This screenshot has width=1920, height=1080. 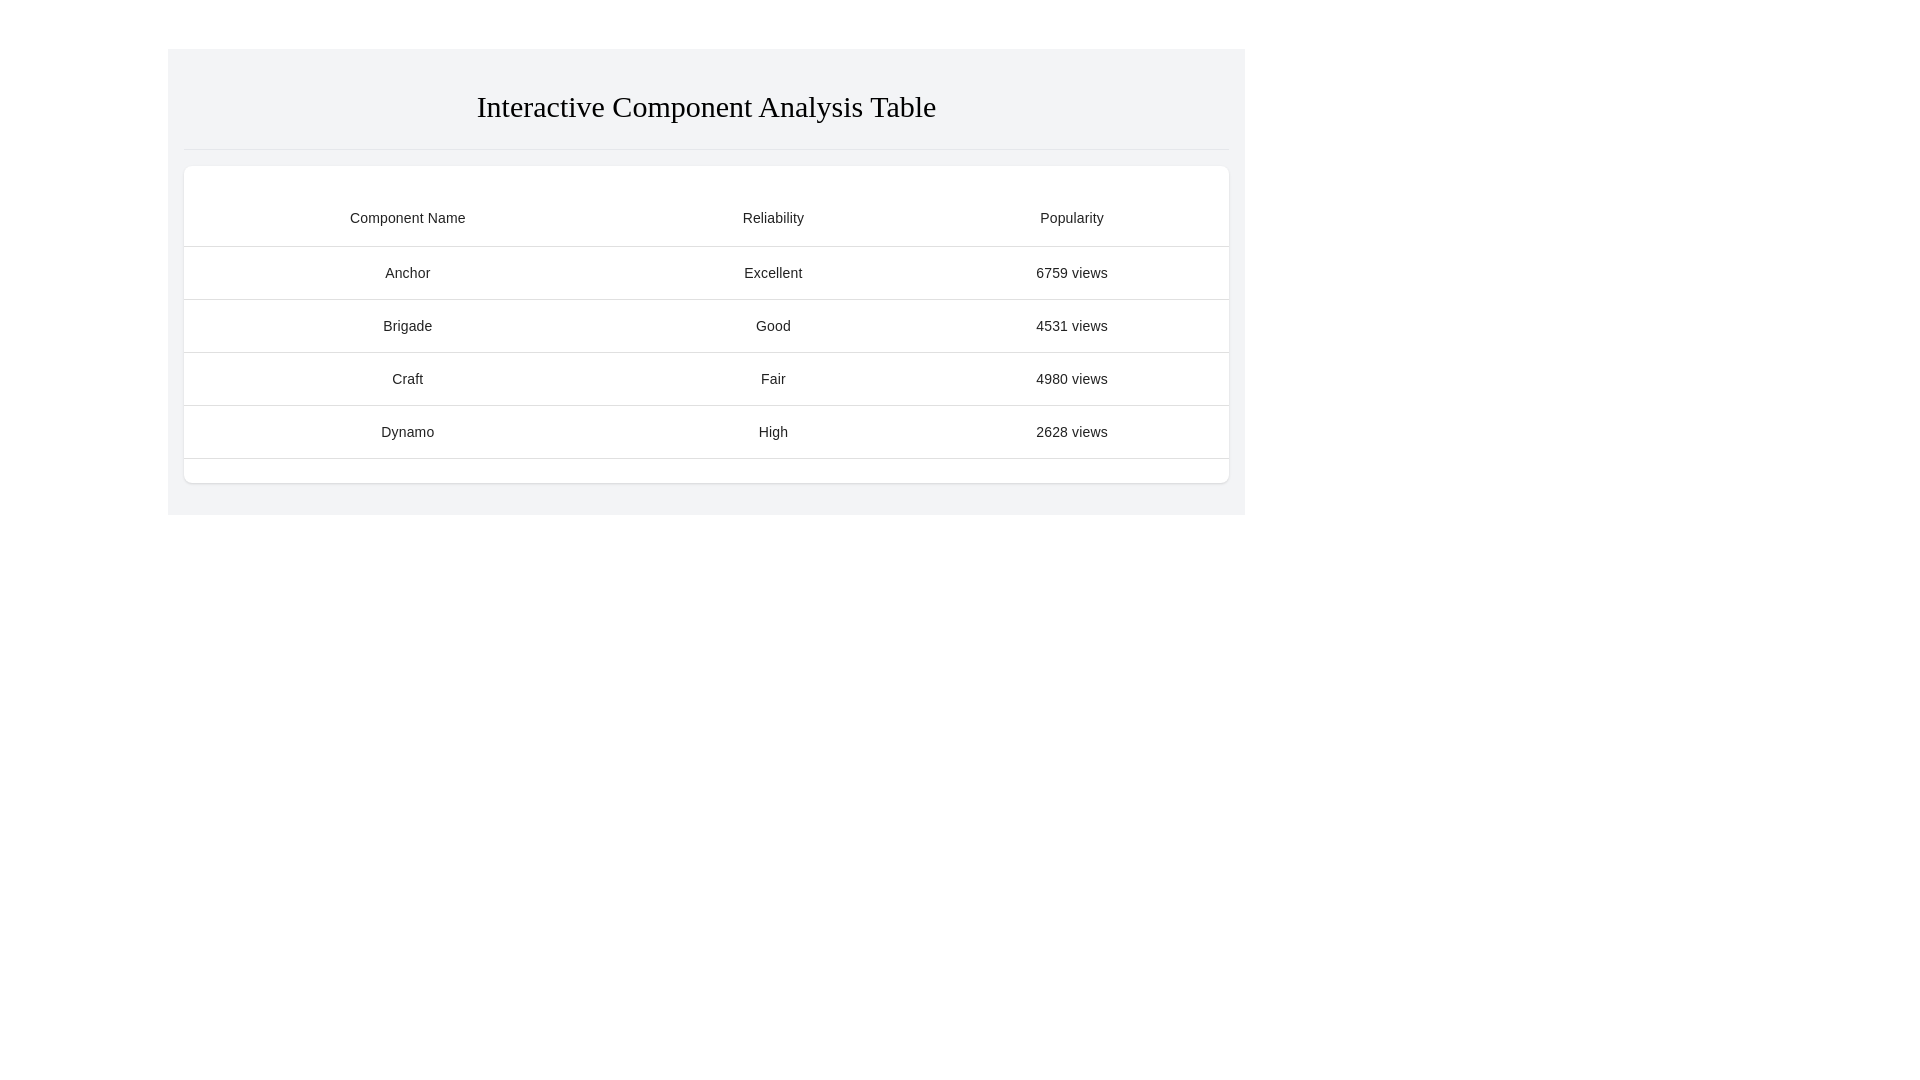 I want to click on the static text display that reads 'High' in the second column under the 'Reliability' header, located in the fourth row of the table for 'Dynamo', so click(x=772, y=431).